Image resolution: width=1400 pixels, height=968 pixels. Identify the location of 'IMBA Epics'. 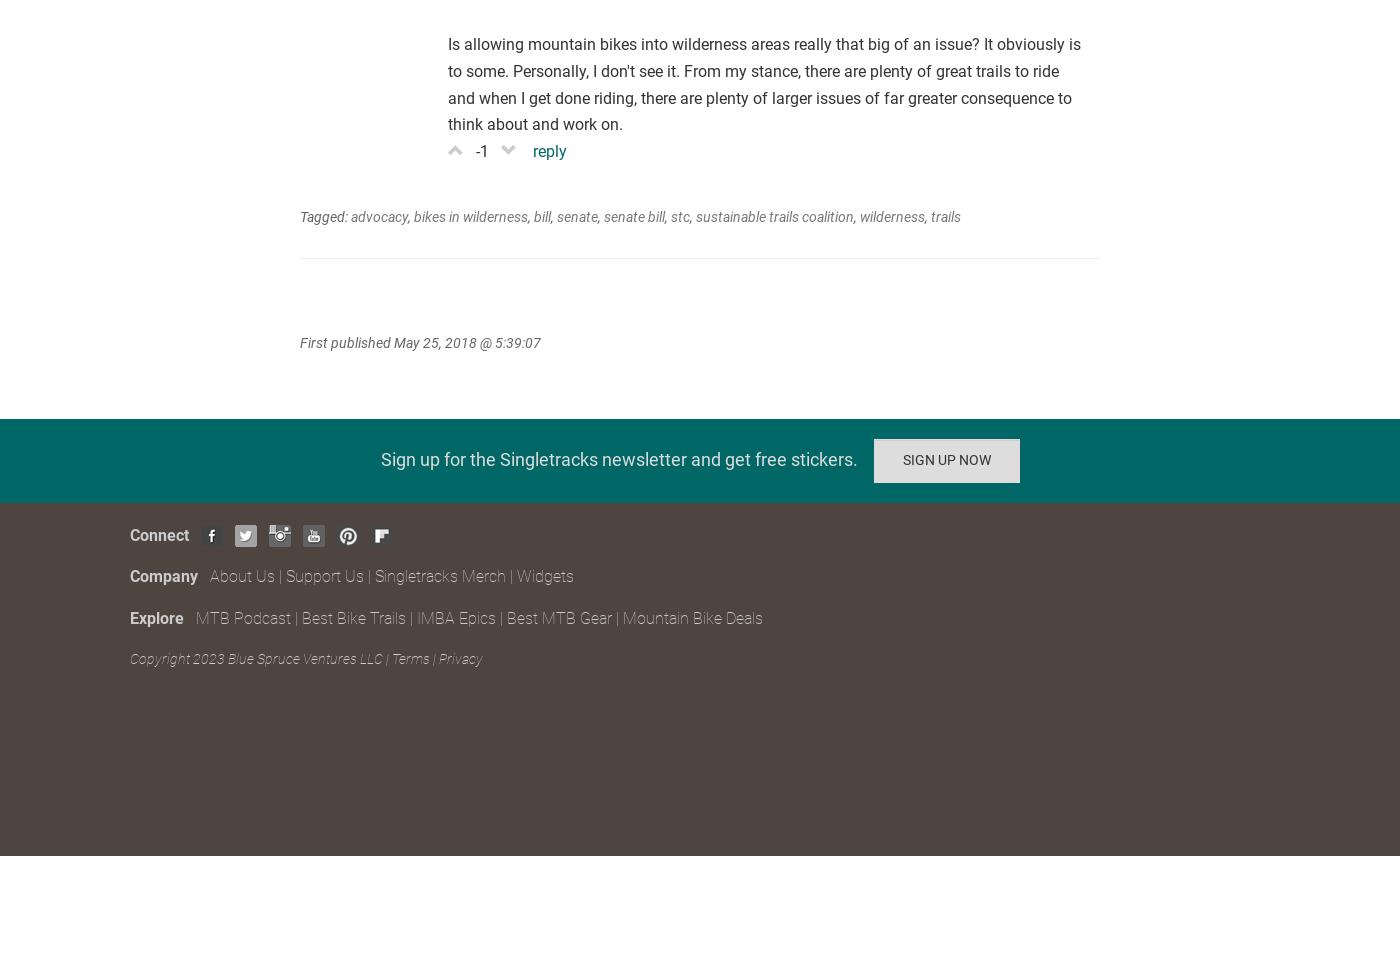
(417, 617).